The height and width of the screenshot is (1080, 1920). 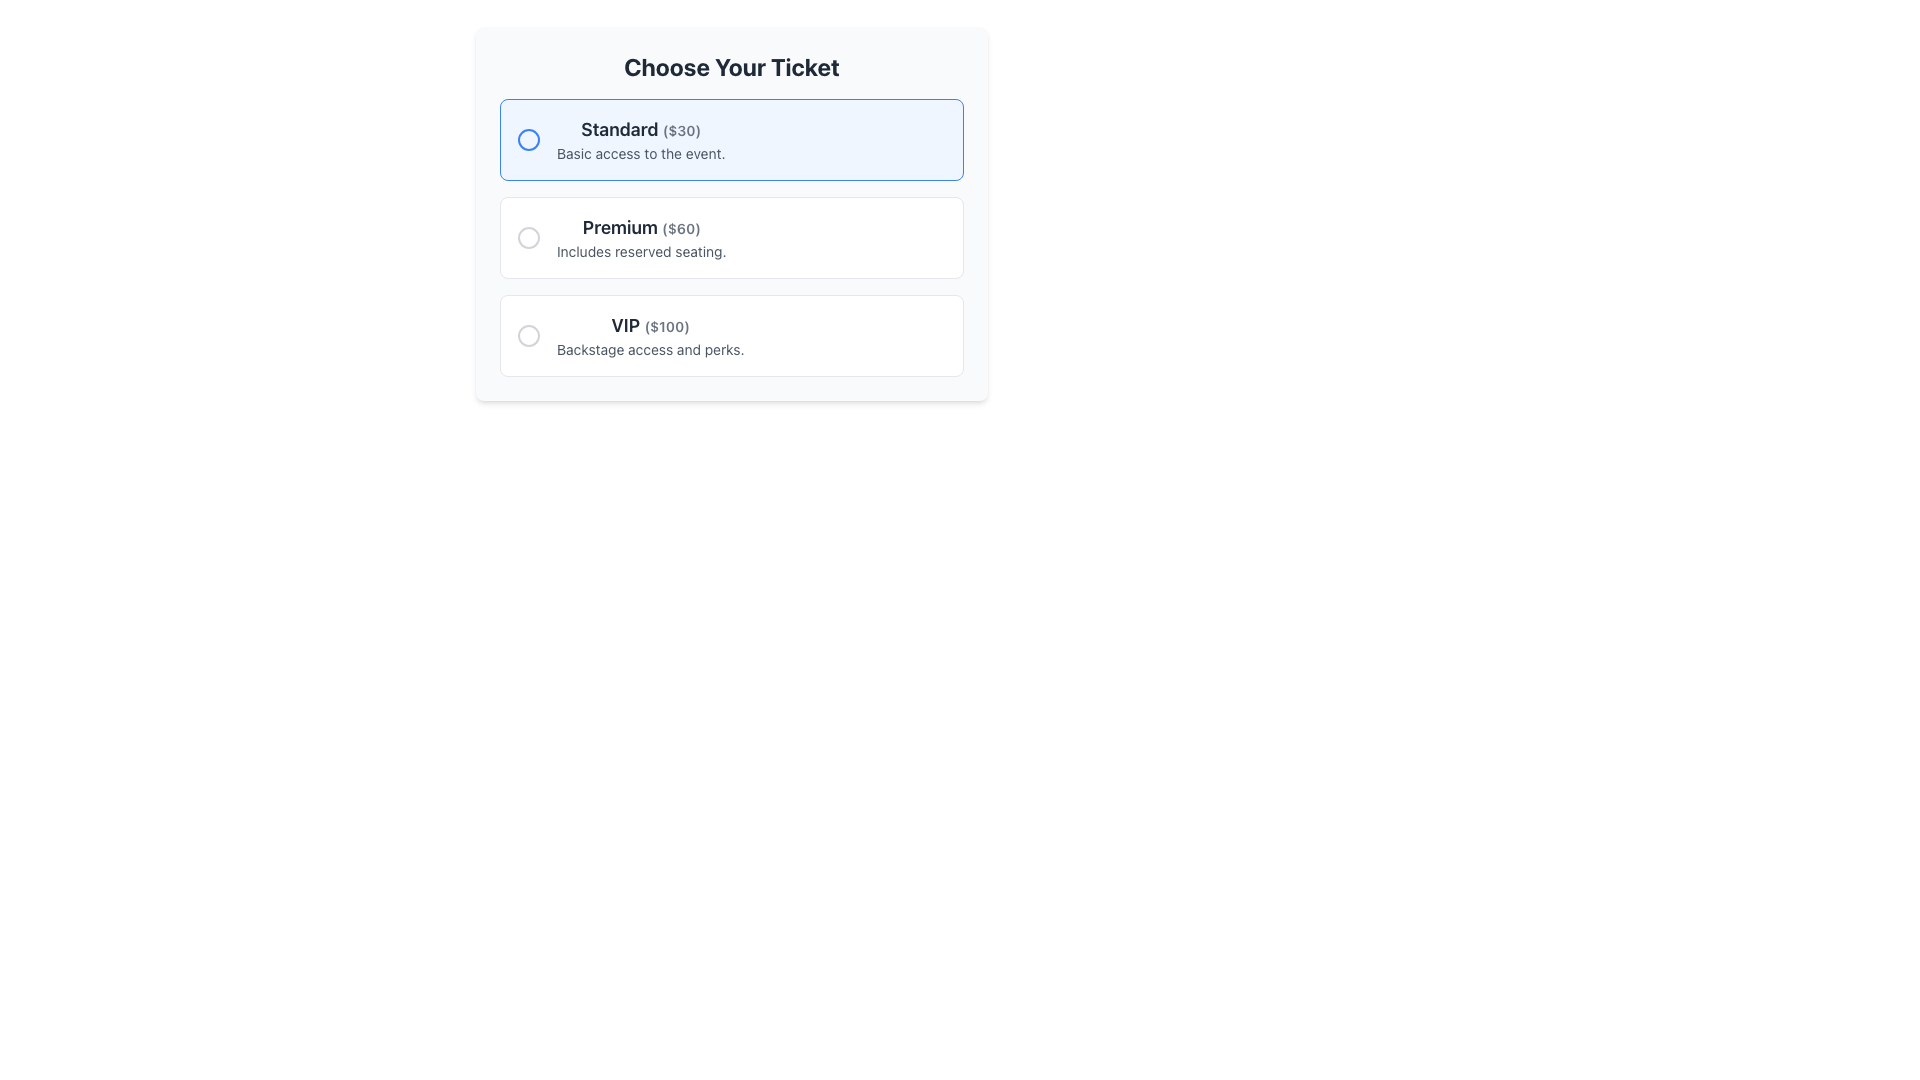 I want to click on price information displayed in the Text Label located to the right of the 'VIP' text within the 'VIP ($100)' text block, so click(x=667, y=325).